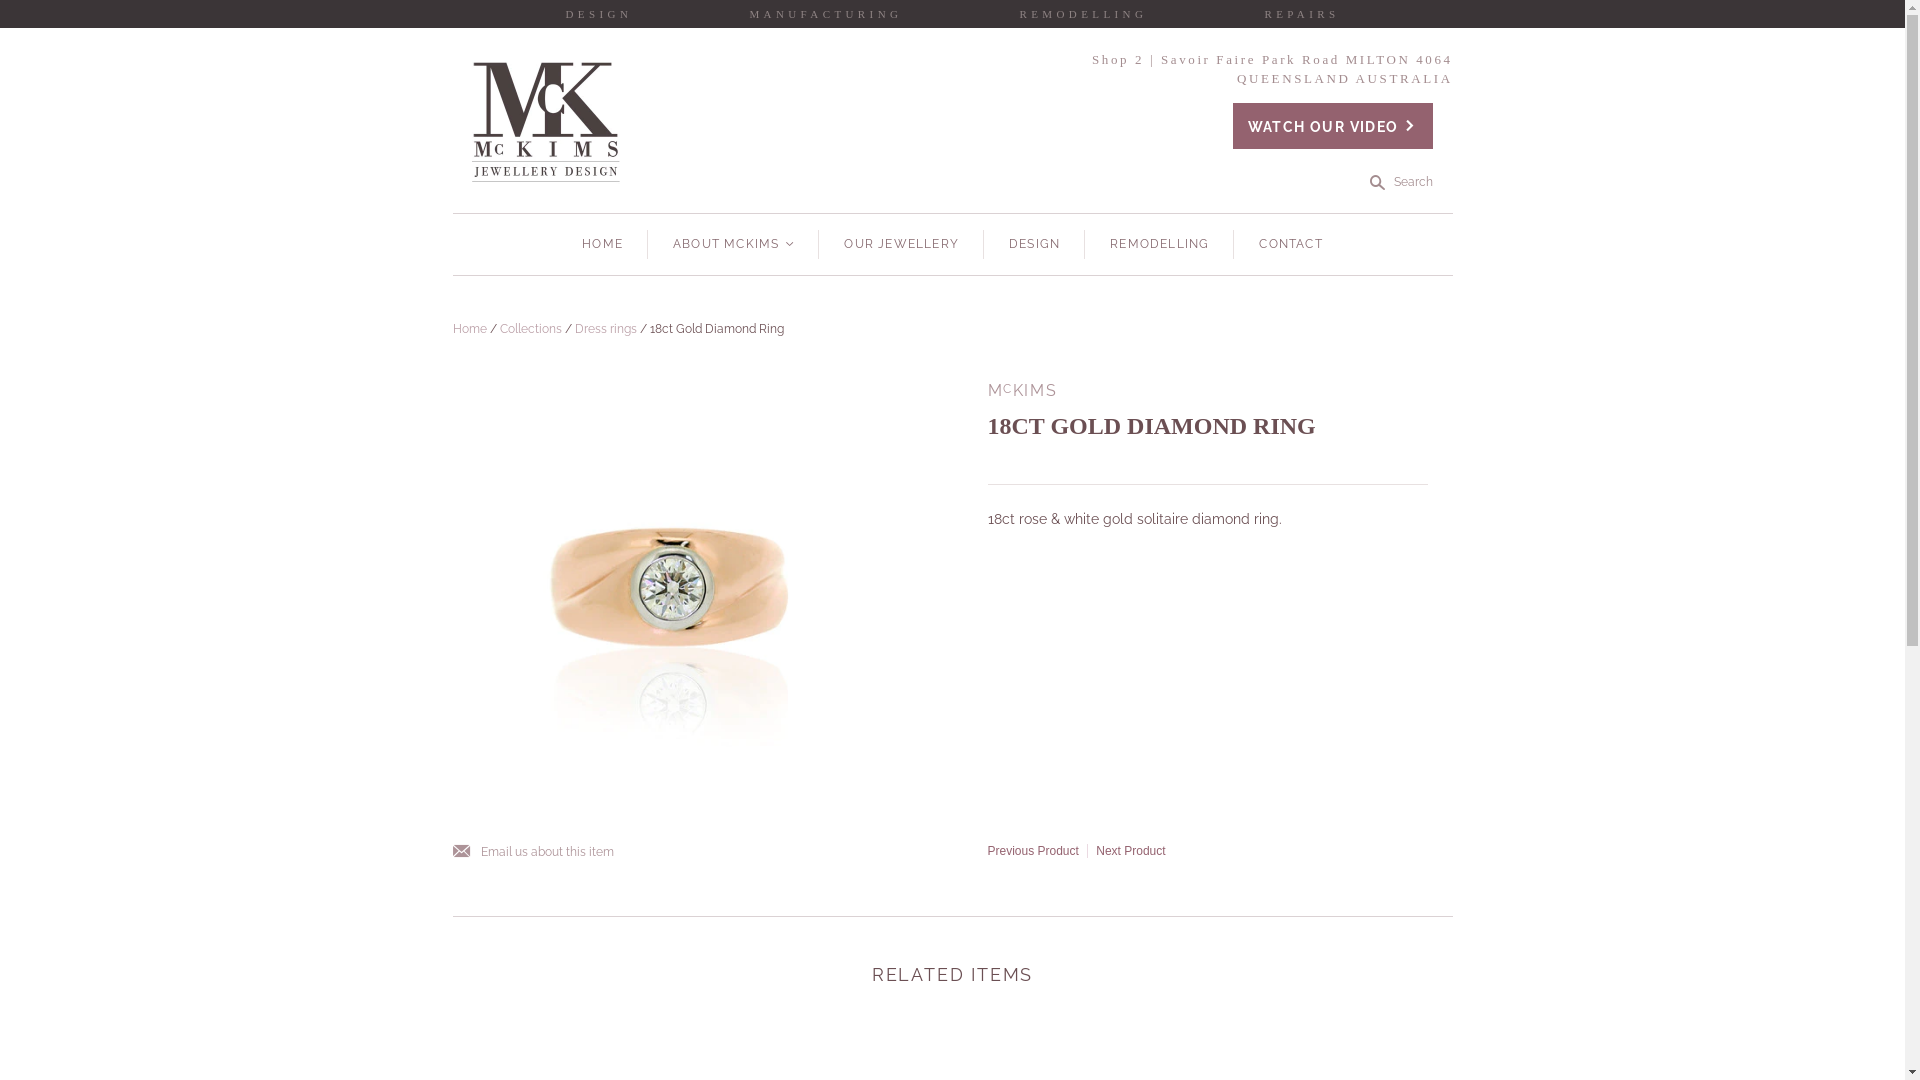 This screenshot has width=1920, height=1080. What do you see at coordinates (601, 243) in the screenshot?
I see `'HOME'` at bounding box center [601, 243].